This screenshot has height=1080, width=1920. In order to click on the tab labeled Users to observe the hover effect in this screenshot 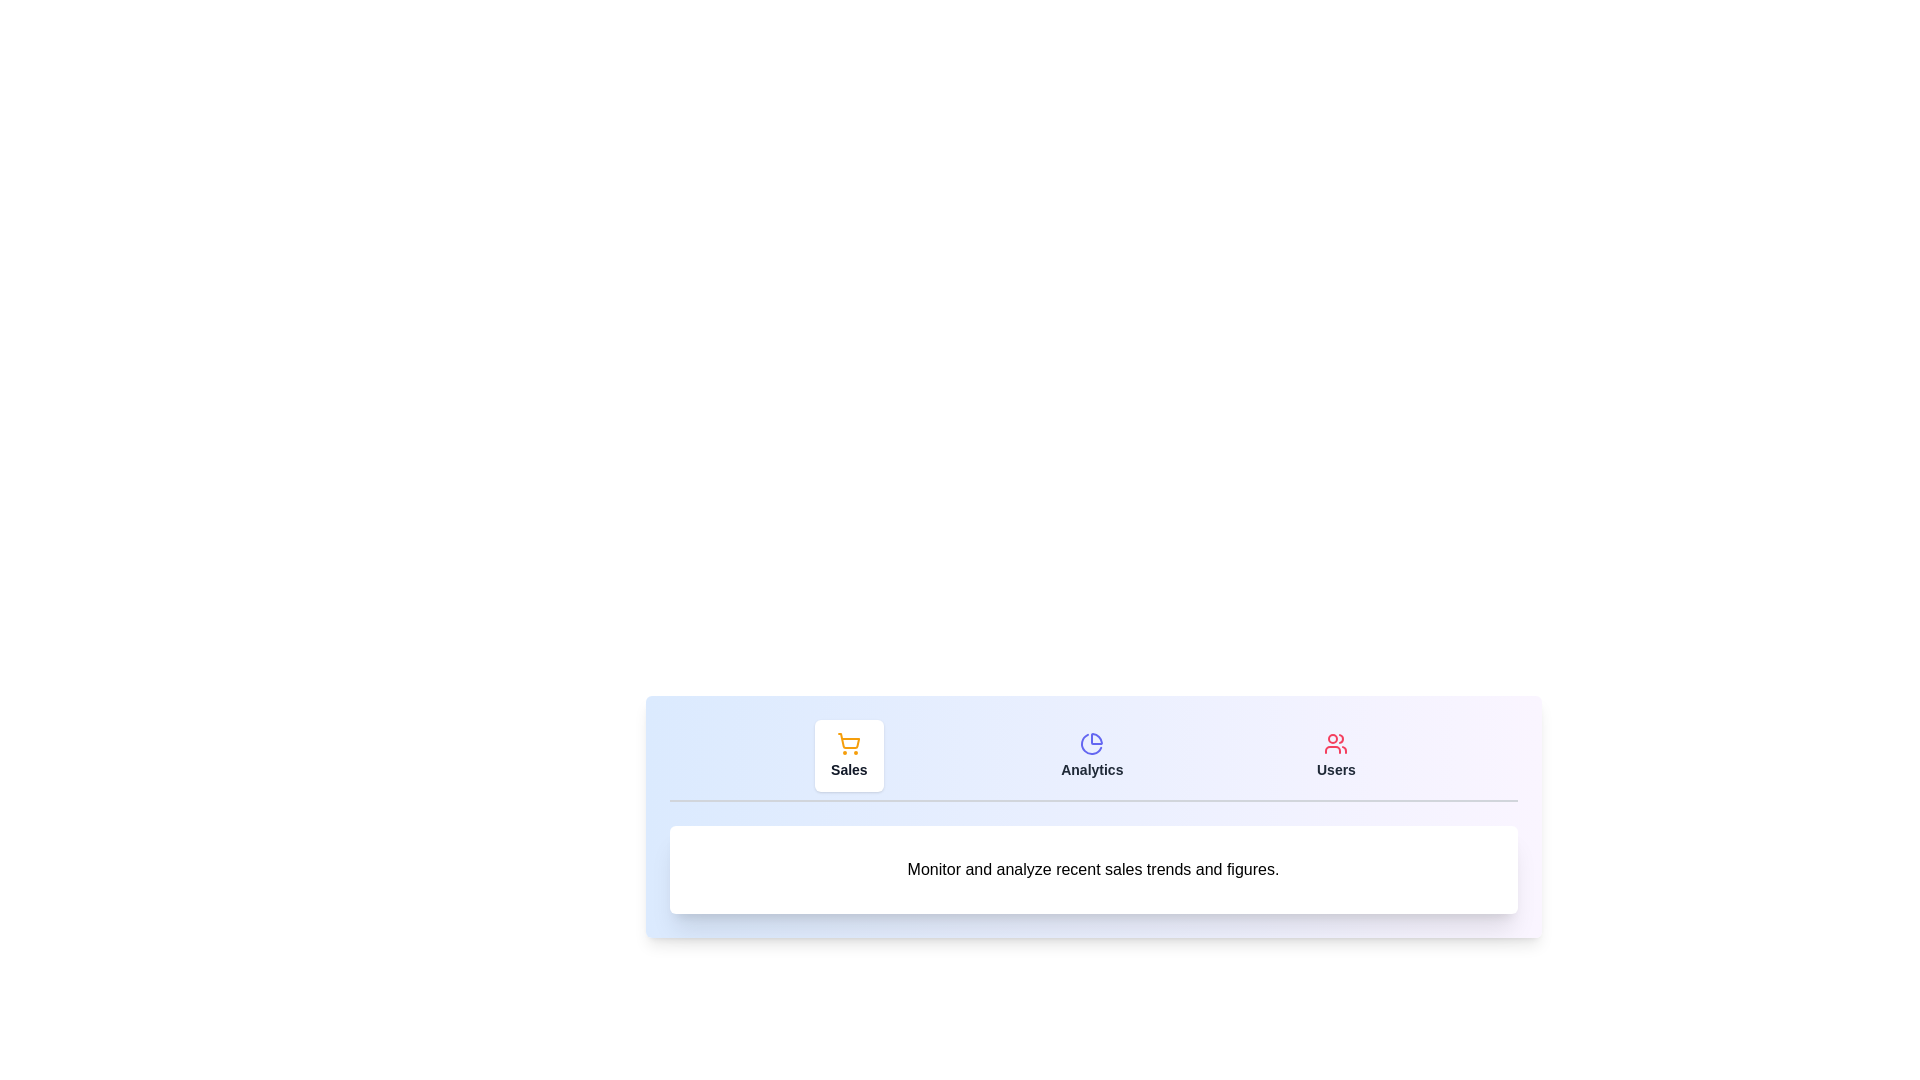, I will do `click(1336, 756)`.